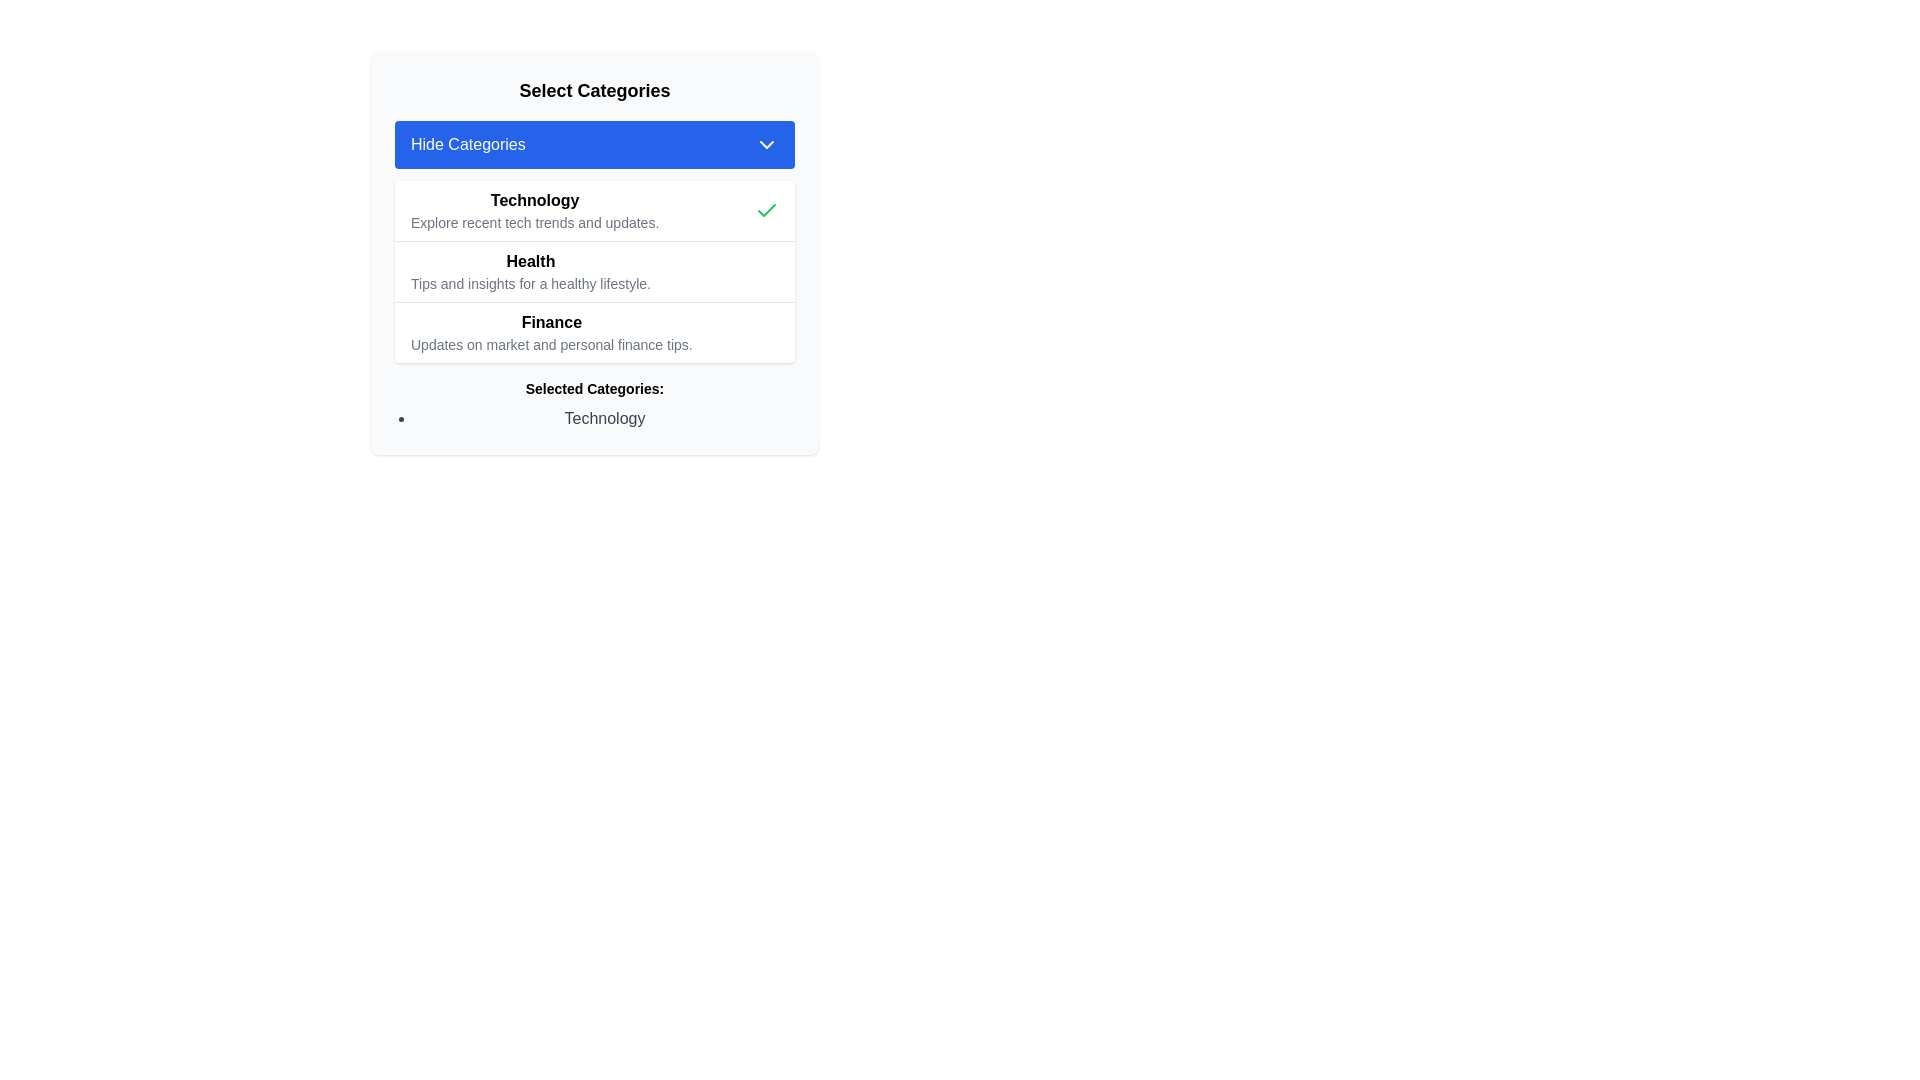 This screenshot has width=1920, height=1080. What do you see at coordinates (535, 200) in the screenshot?
I see `the bold text label that reads 'Technology' in the 'Select Categories' interface` at bounding box center [535, 200].